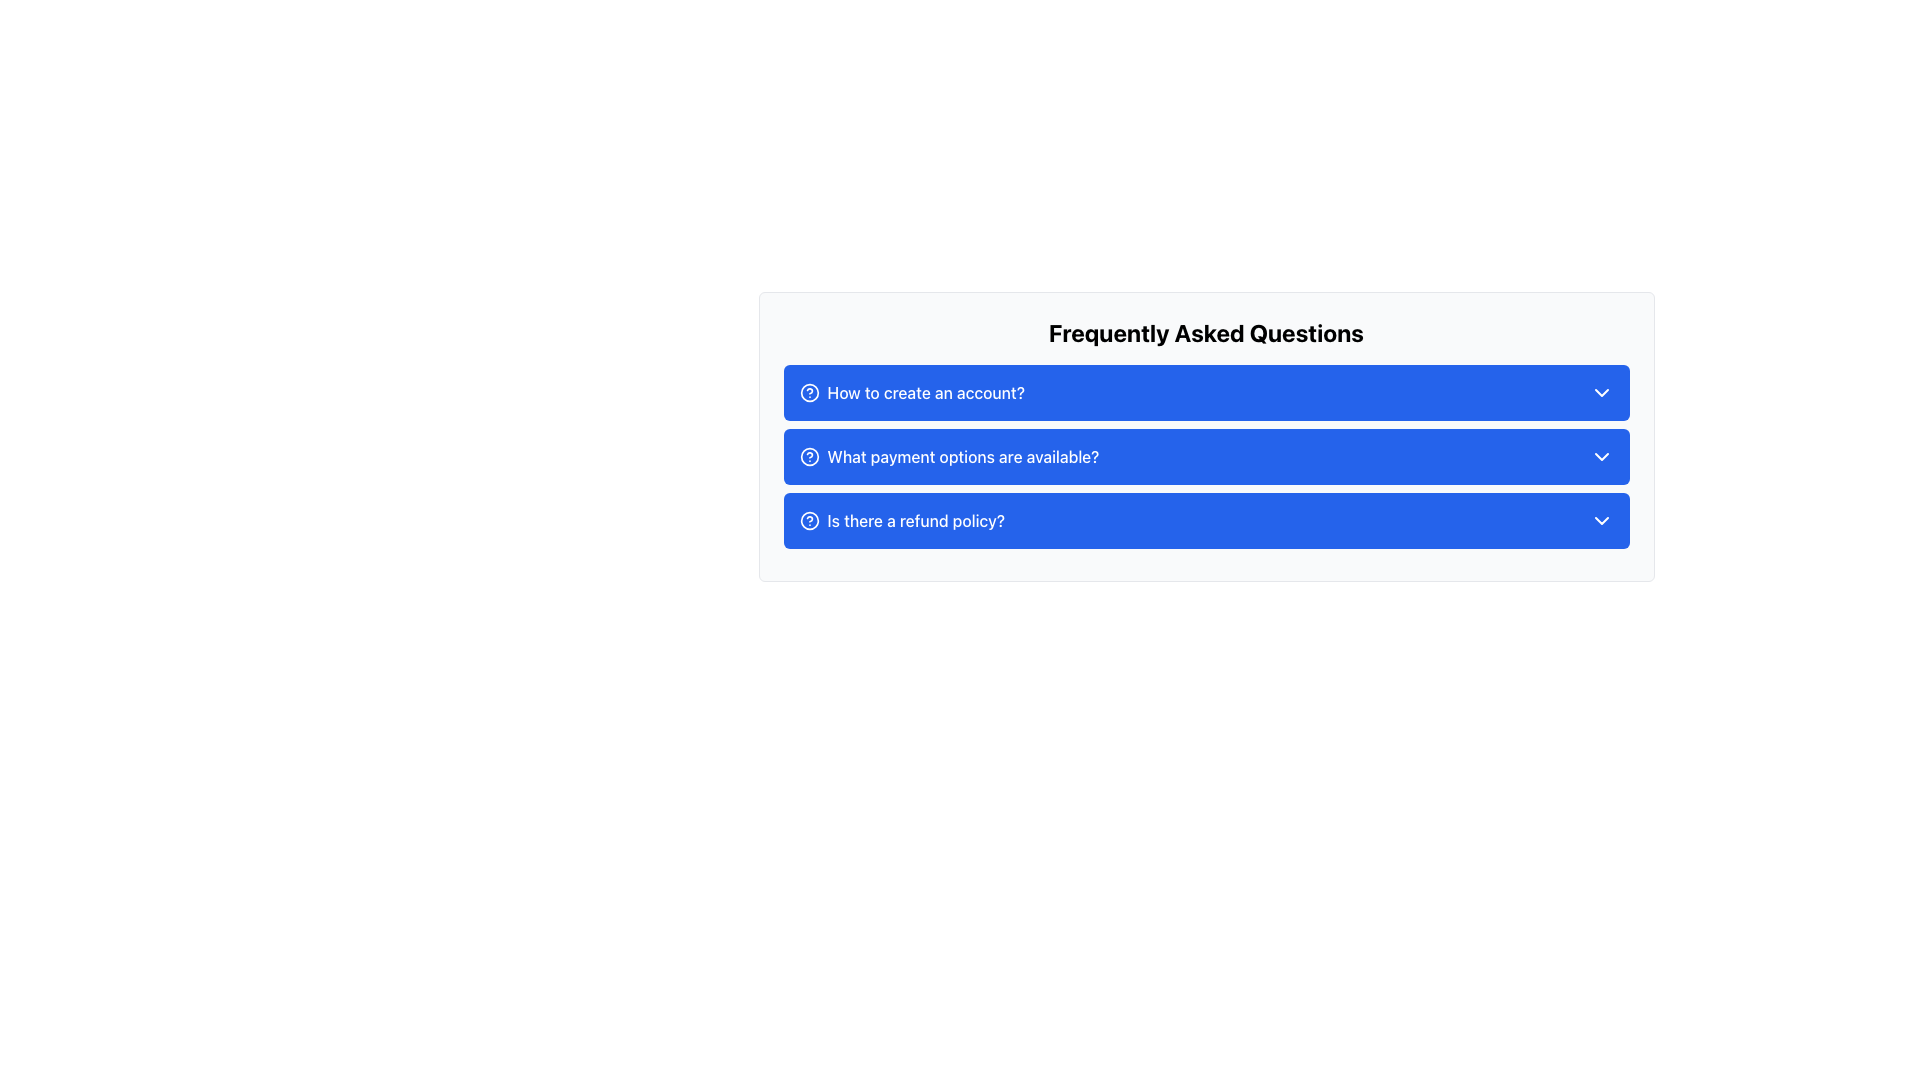 Image resolution: width=1920 pixels, height=1080 pixels. What do you see at coordinates (809, 456) in the screenshot?
I see `the visual style of the circular part of the FAQ indicator icon, which is aligned to the left of the FAQ question labeled 'What payment options are available?'` at bounding box center [809, 456].